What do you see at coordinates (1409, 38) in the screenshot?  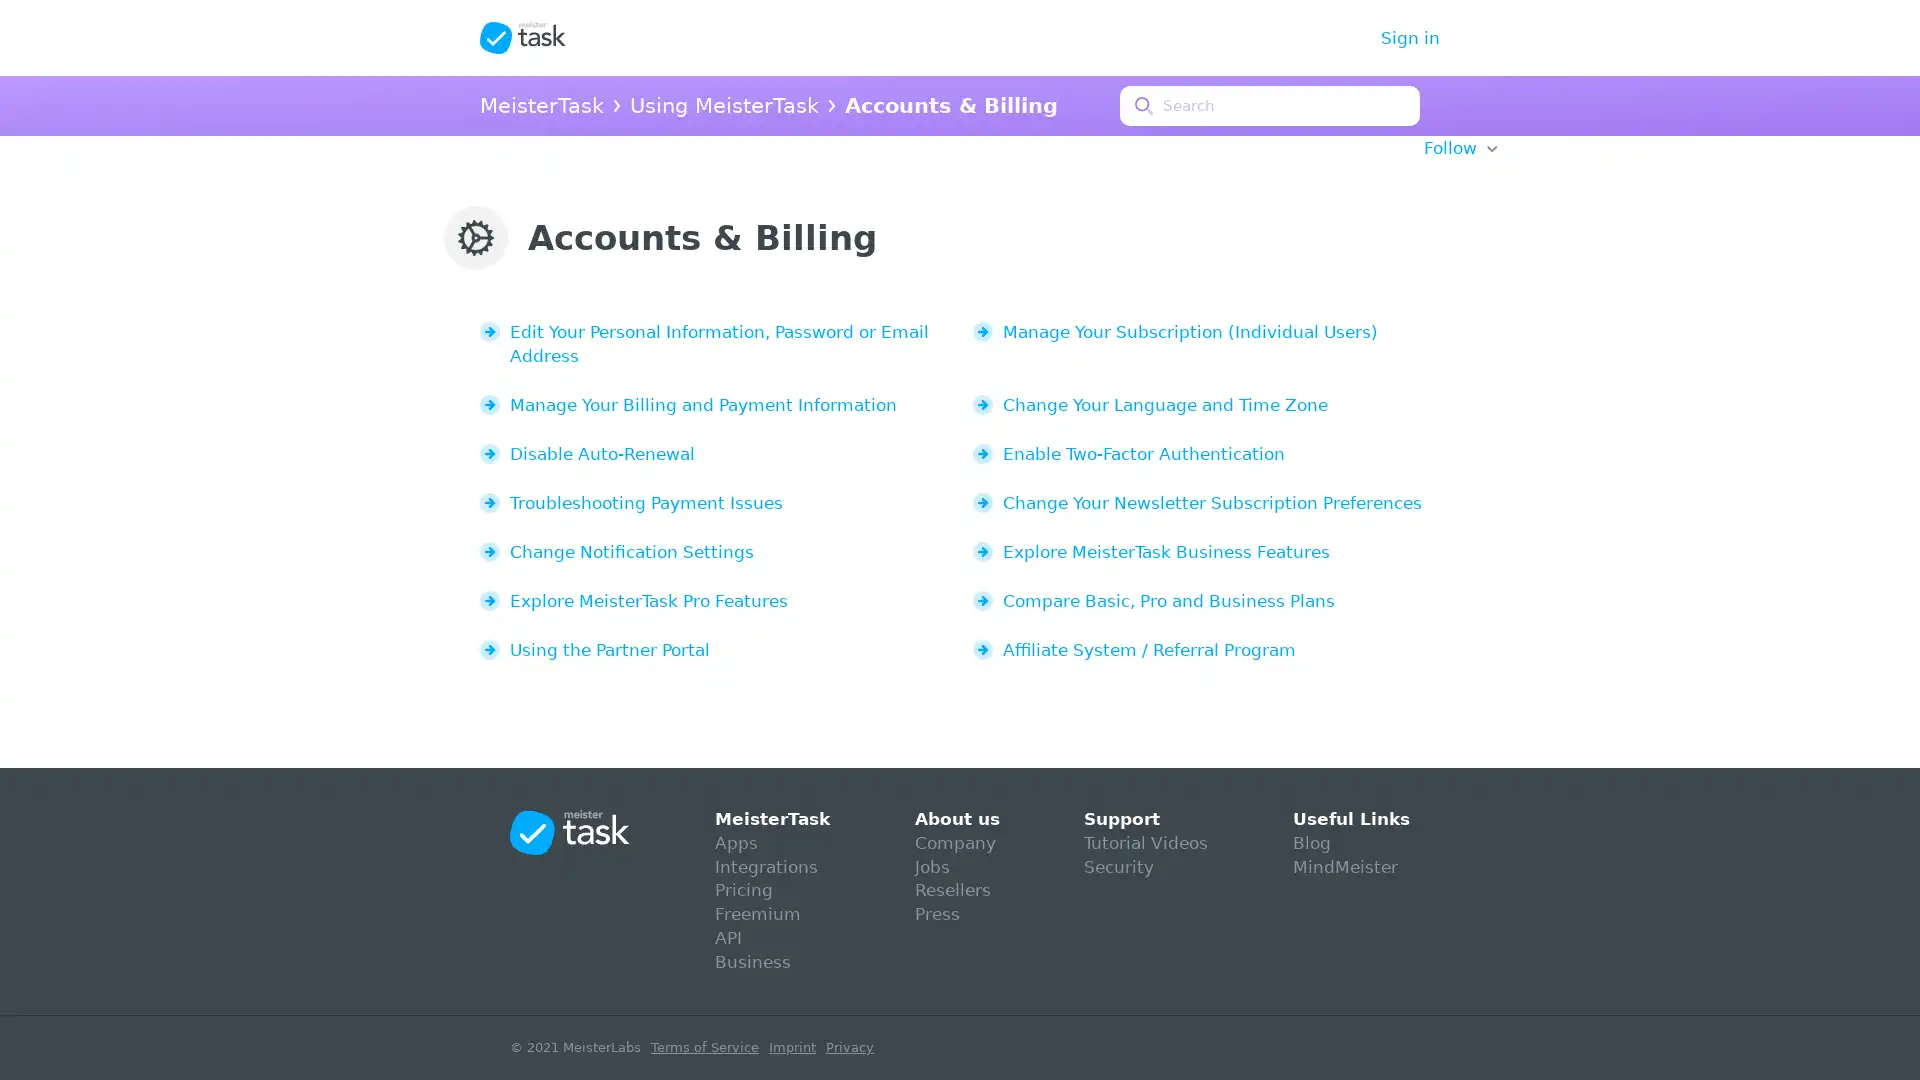 I see `Sign in` at bounding box center [1409, 38].